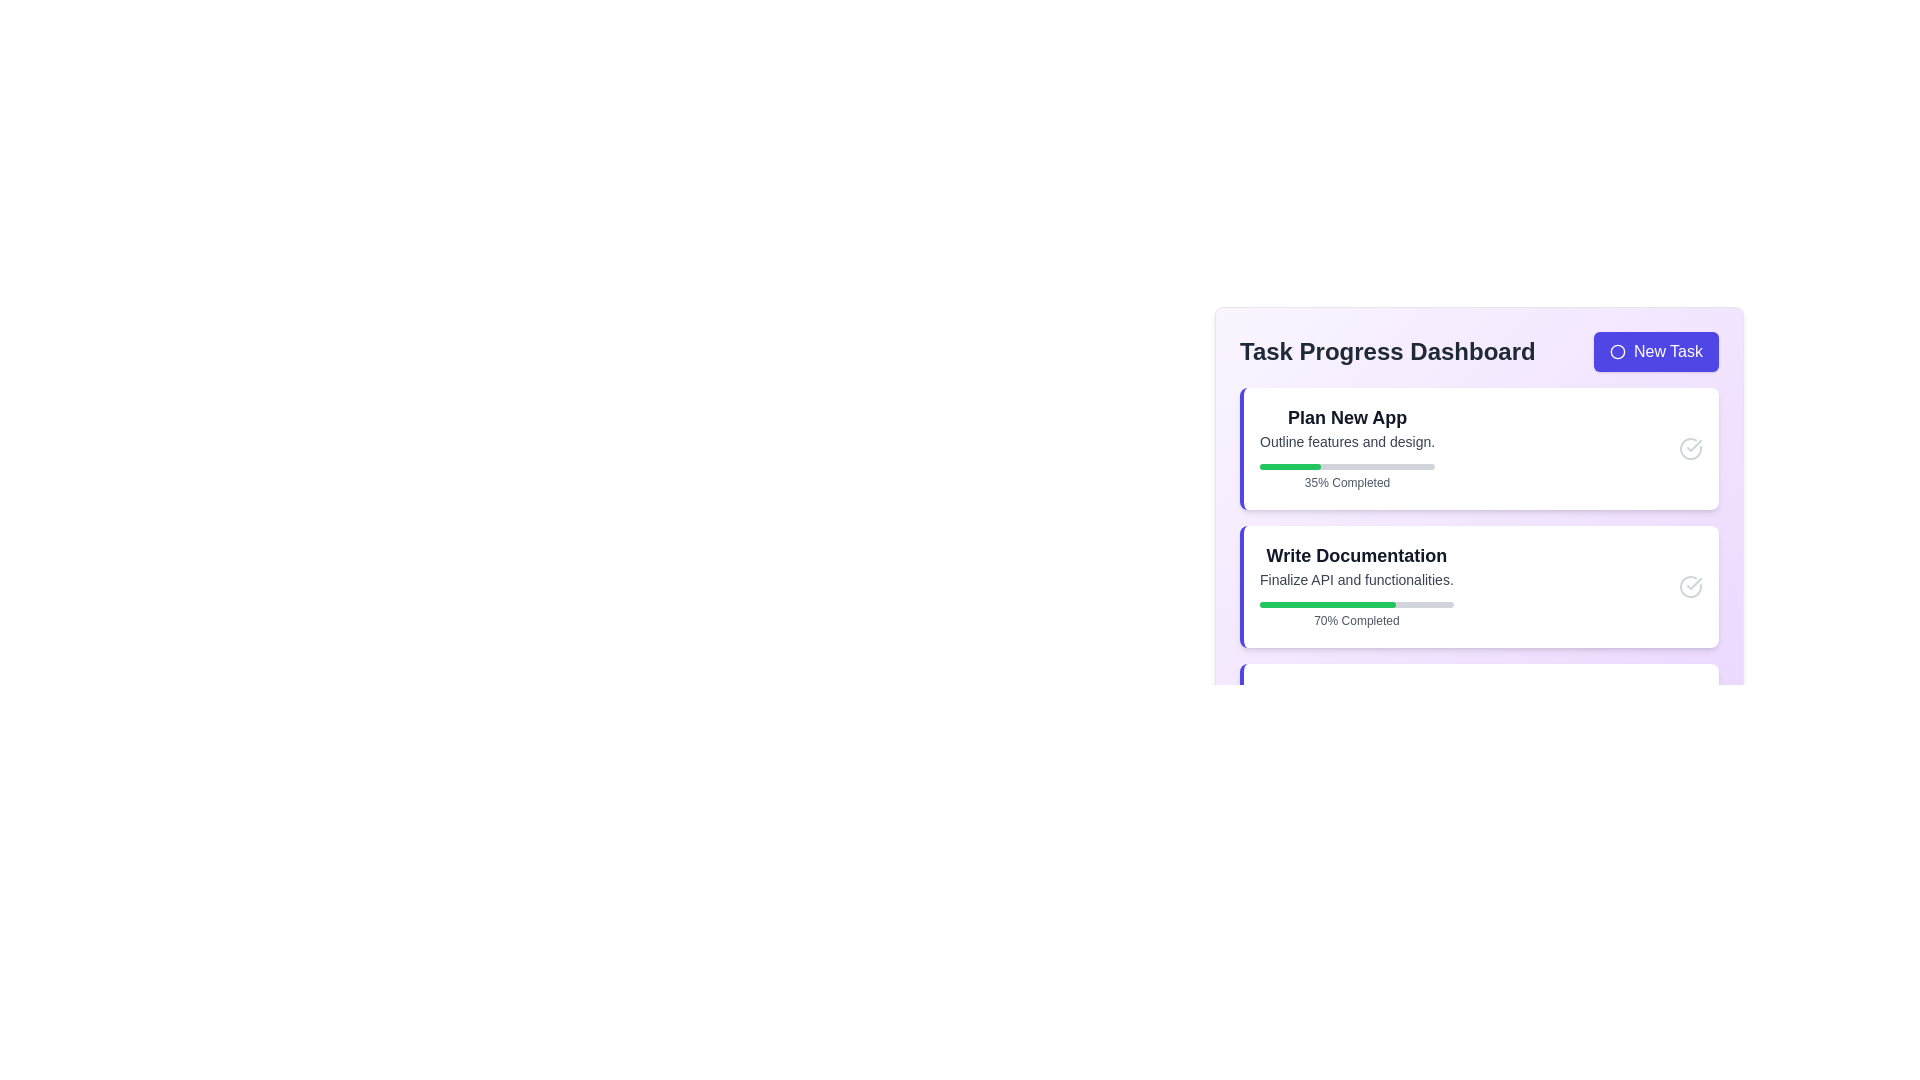 The width and height of the screenshot is (1920, 1080). I want to click on the 'New Task' button, which contains a circular icon on its left side, so click(1617, 350).